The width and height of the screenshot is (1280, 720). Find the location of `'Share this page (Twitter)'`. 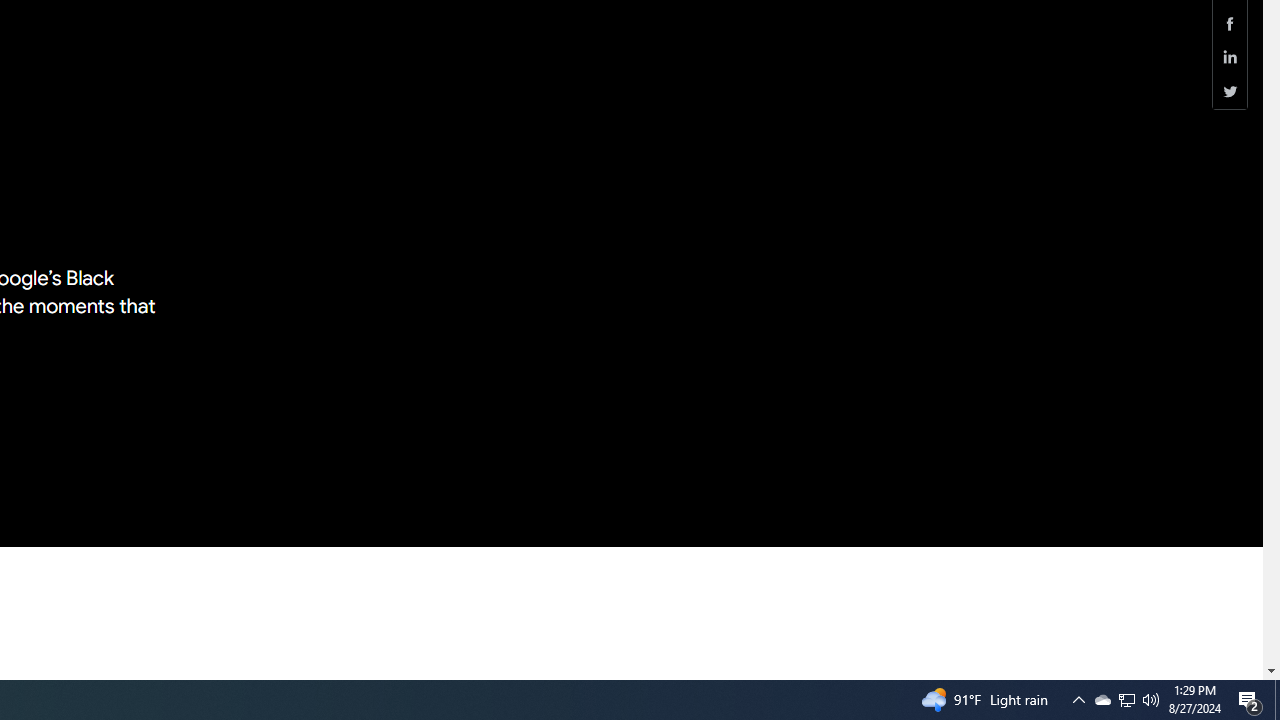

'Share this page (Twitter)' is located at coordinates (1229, 91).